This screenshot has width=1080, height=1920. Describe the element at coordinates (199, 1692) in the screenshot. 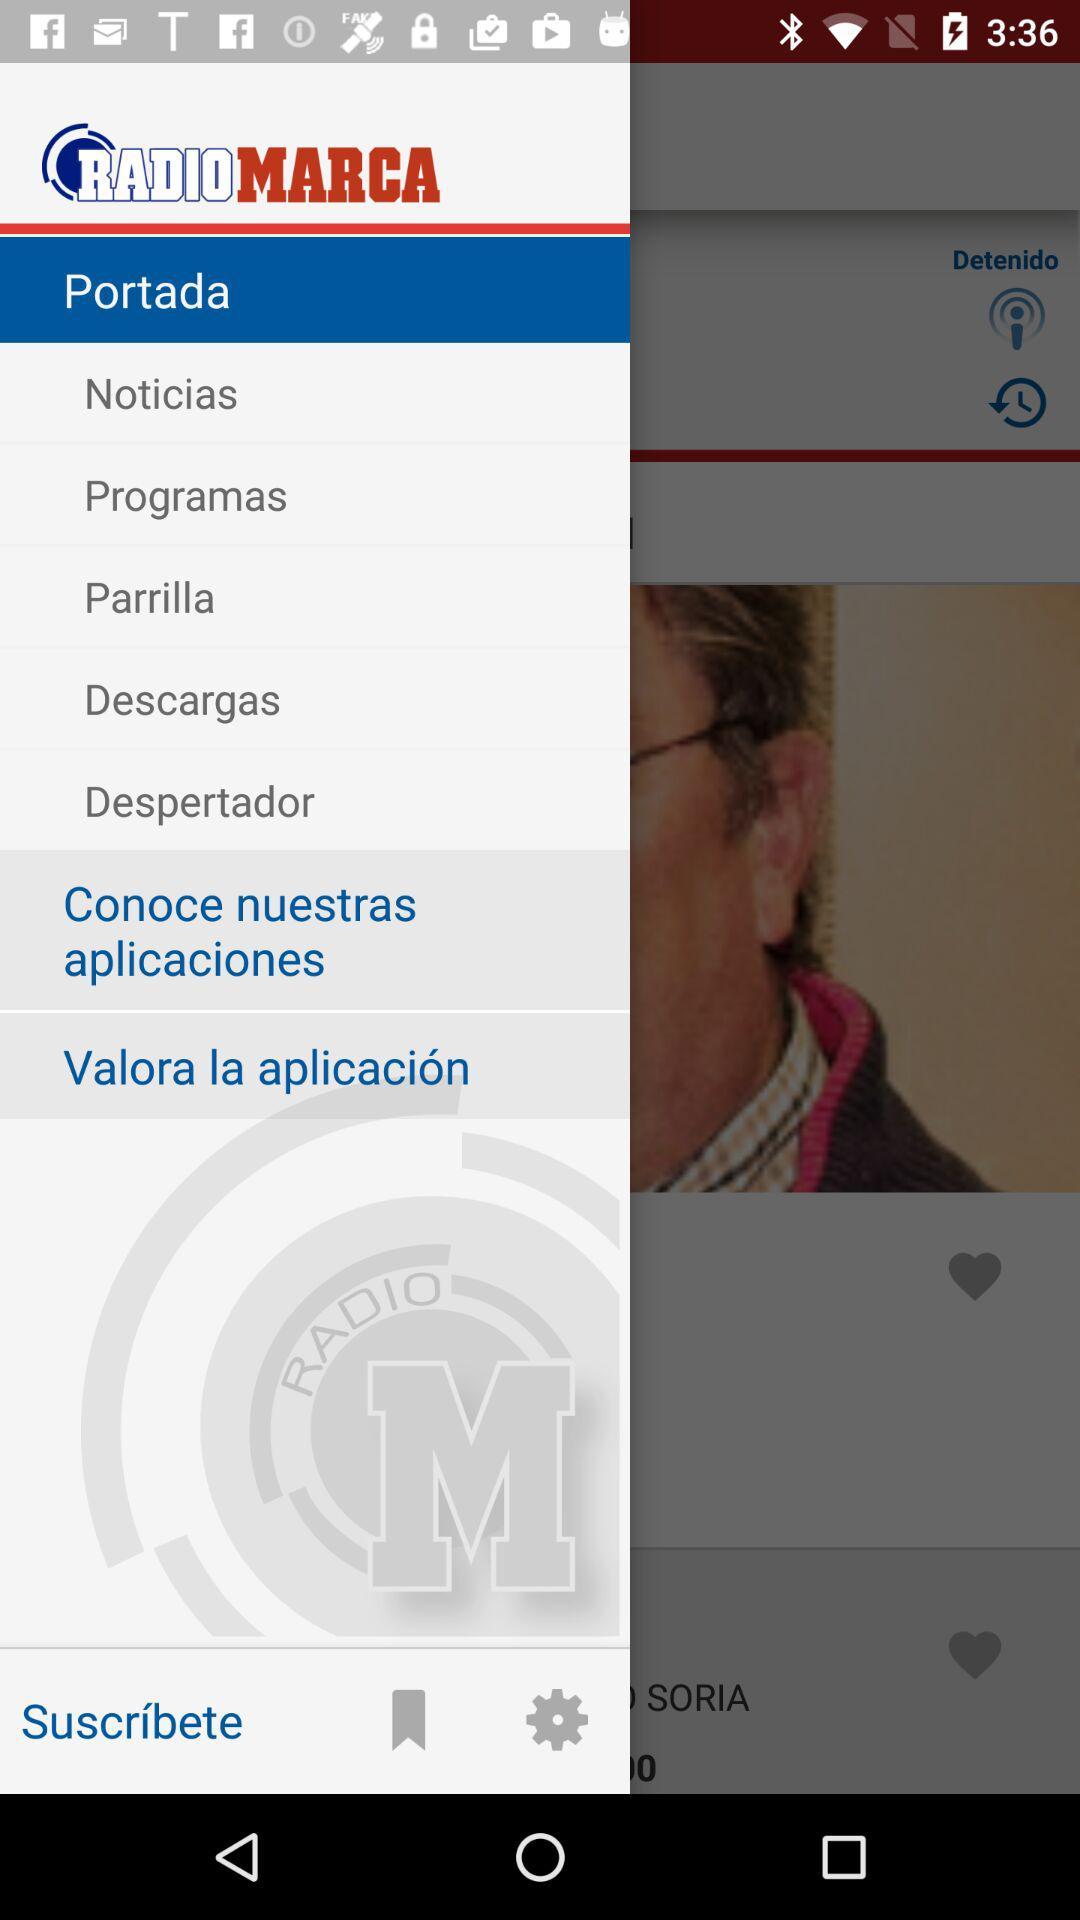

I see `suscribete` at that location.